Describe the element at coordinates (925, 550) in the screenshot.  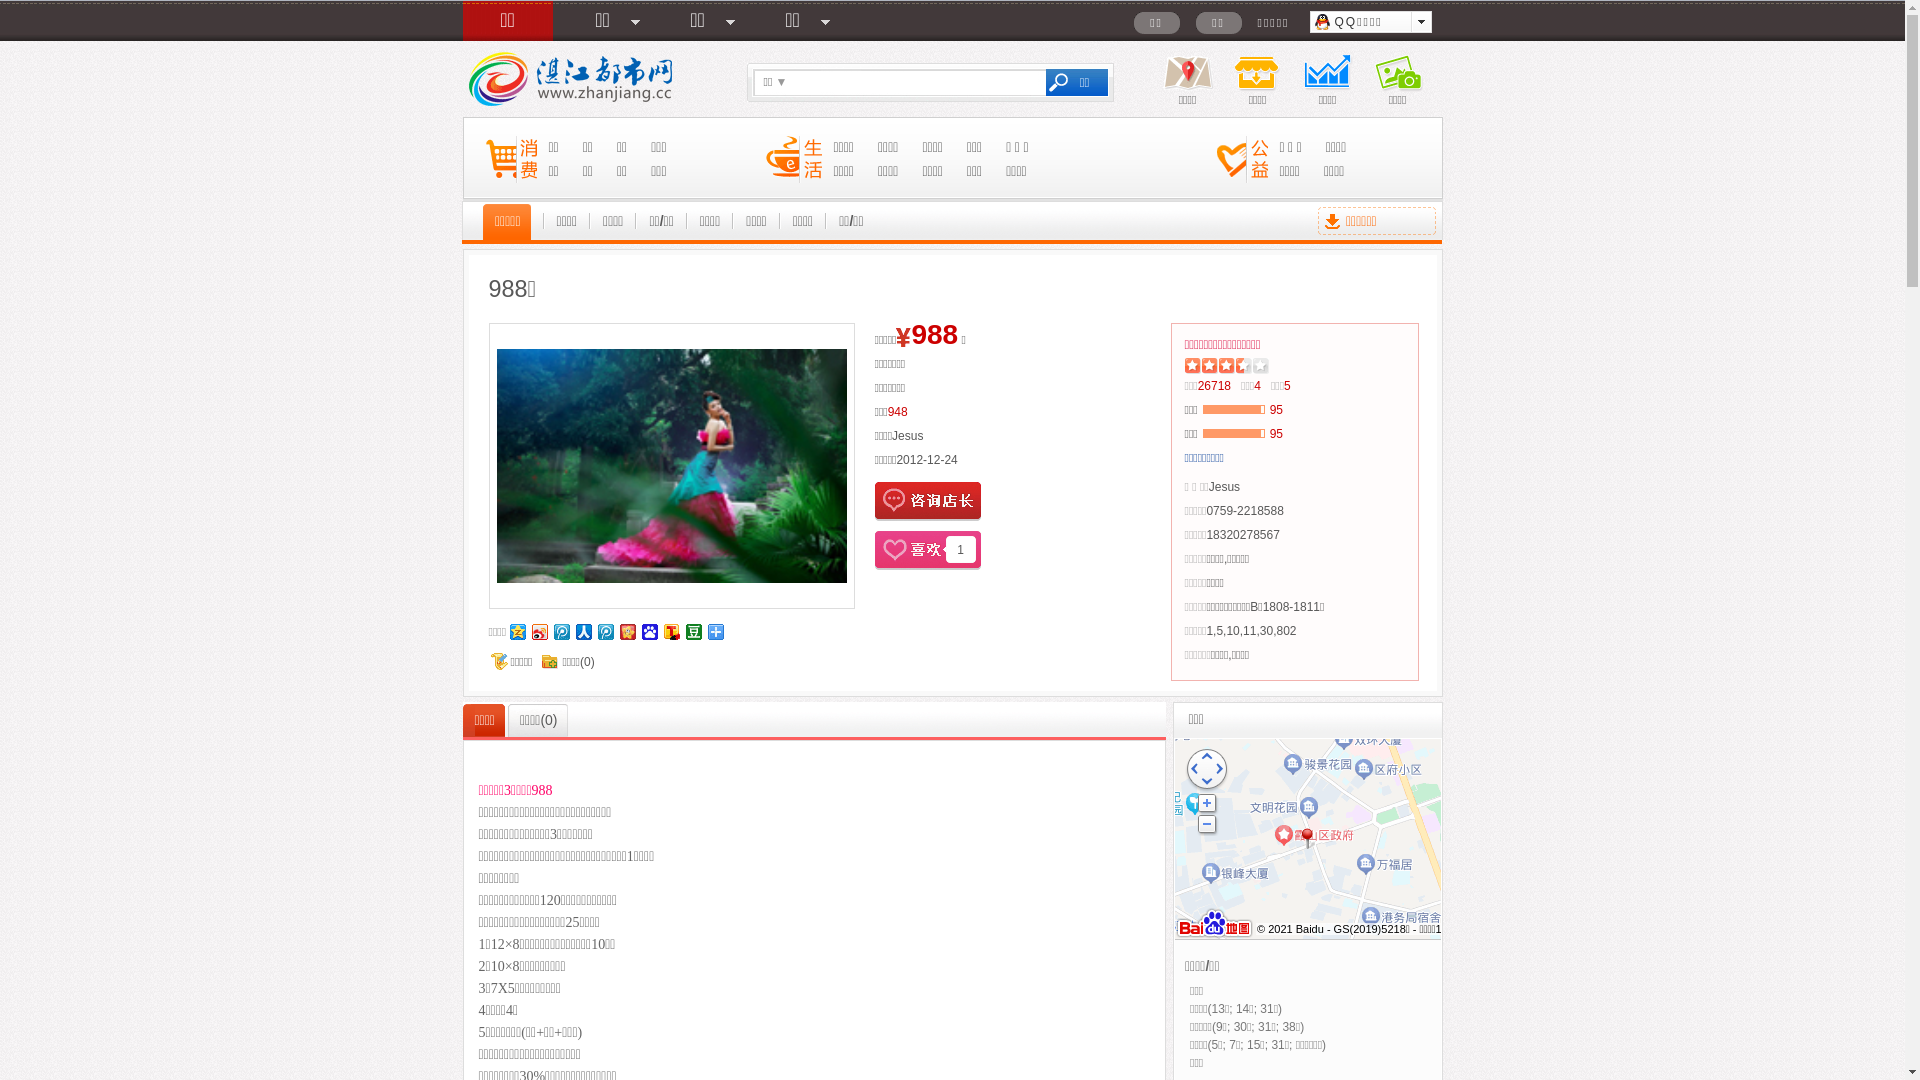
I see `'1'` at that location.